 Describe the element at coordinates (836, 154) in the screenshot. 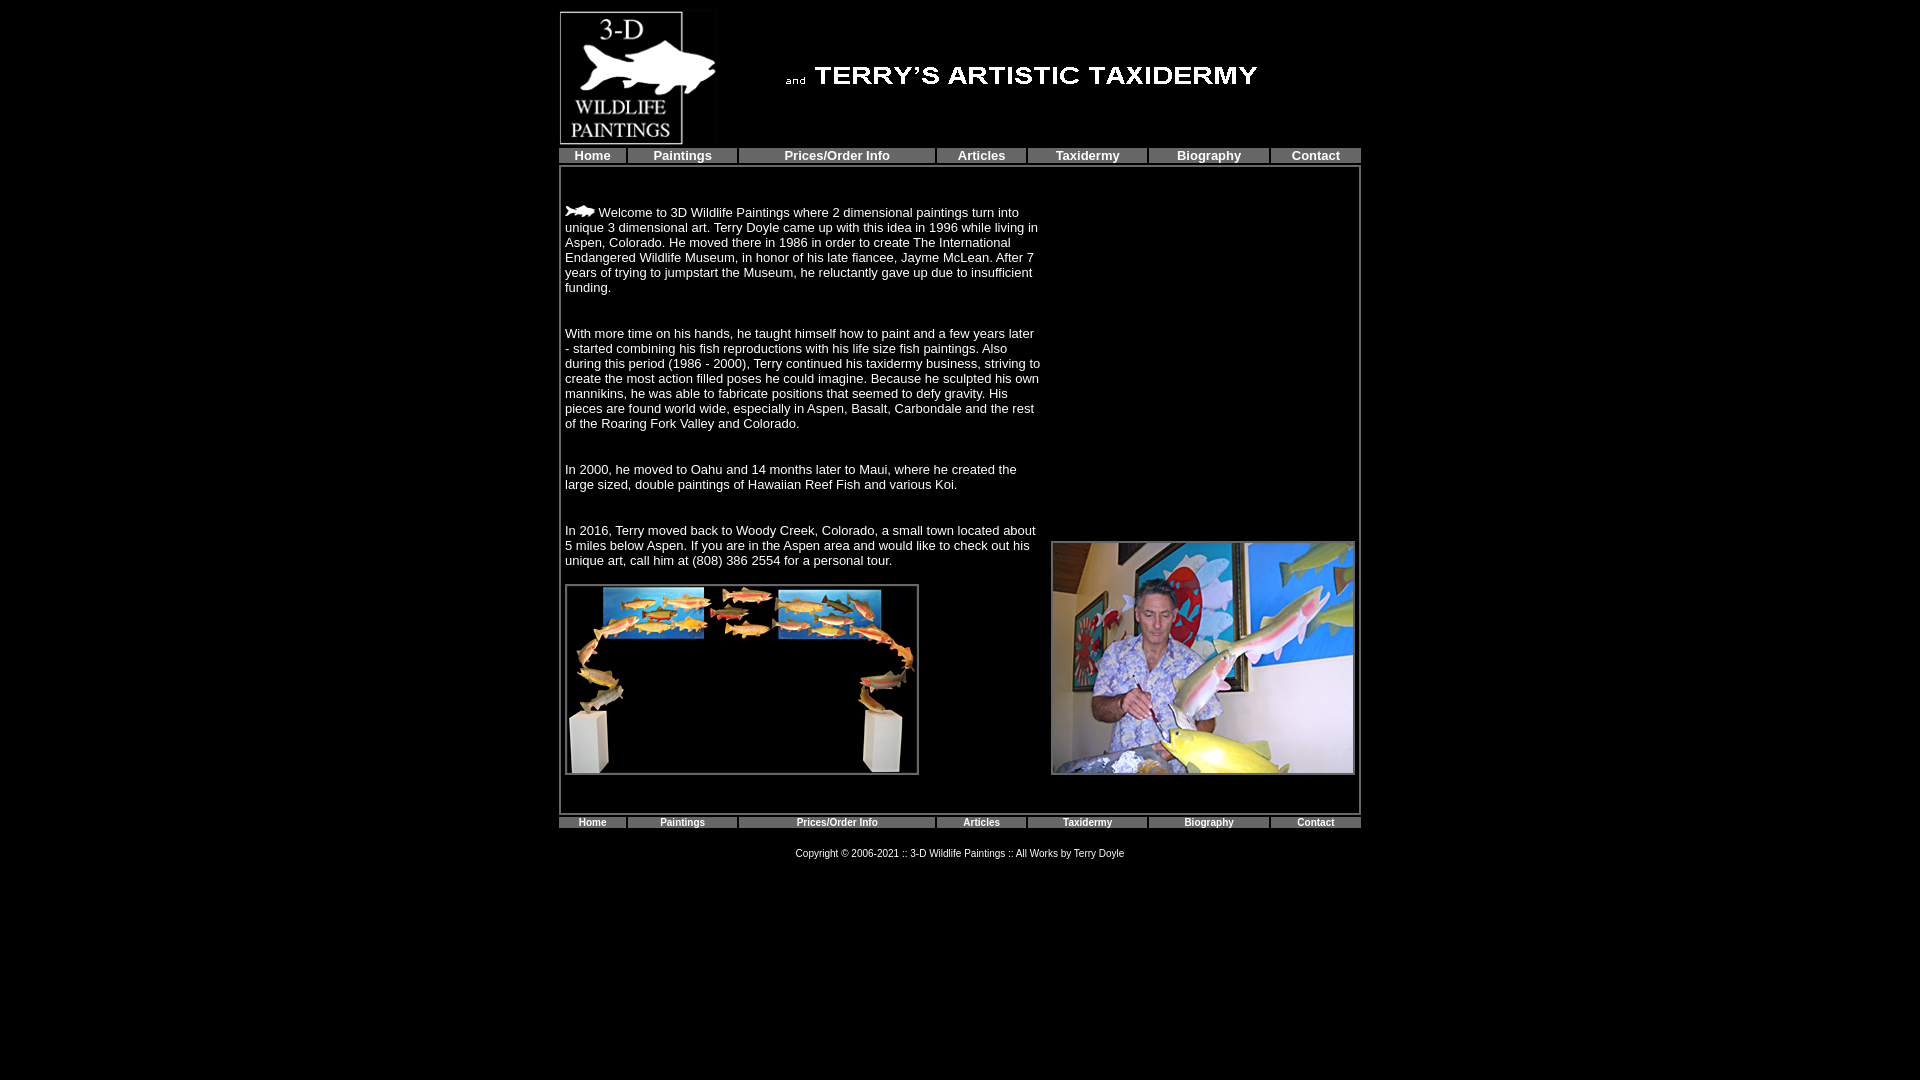

I see `'Prices/Order Info'` at that location.